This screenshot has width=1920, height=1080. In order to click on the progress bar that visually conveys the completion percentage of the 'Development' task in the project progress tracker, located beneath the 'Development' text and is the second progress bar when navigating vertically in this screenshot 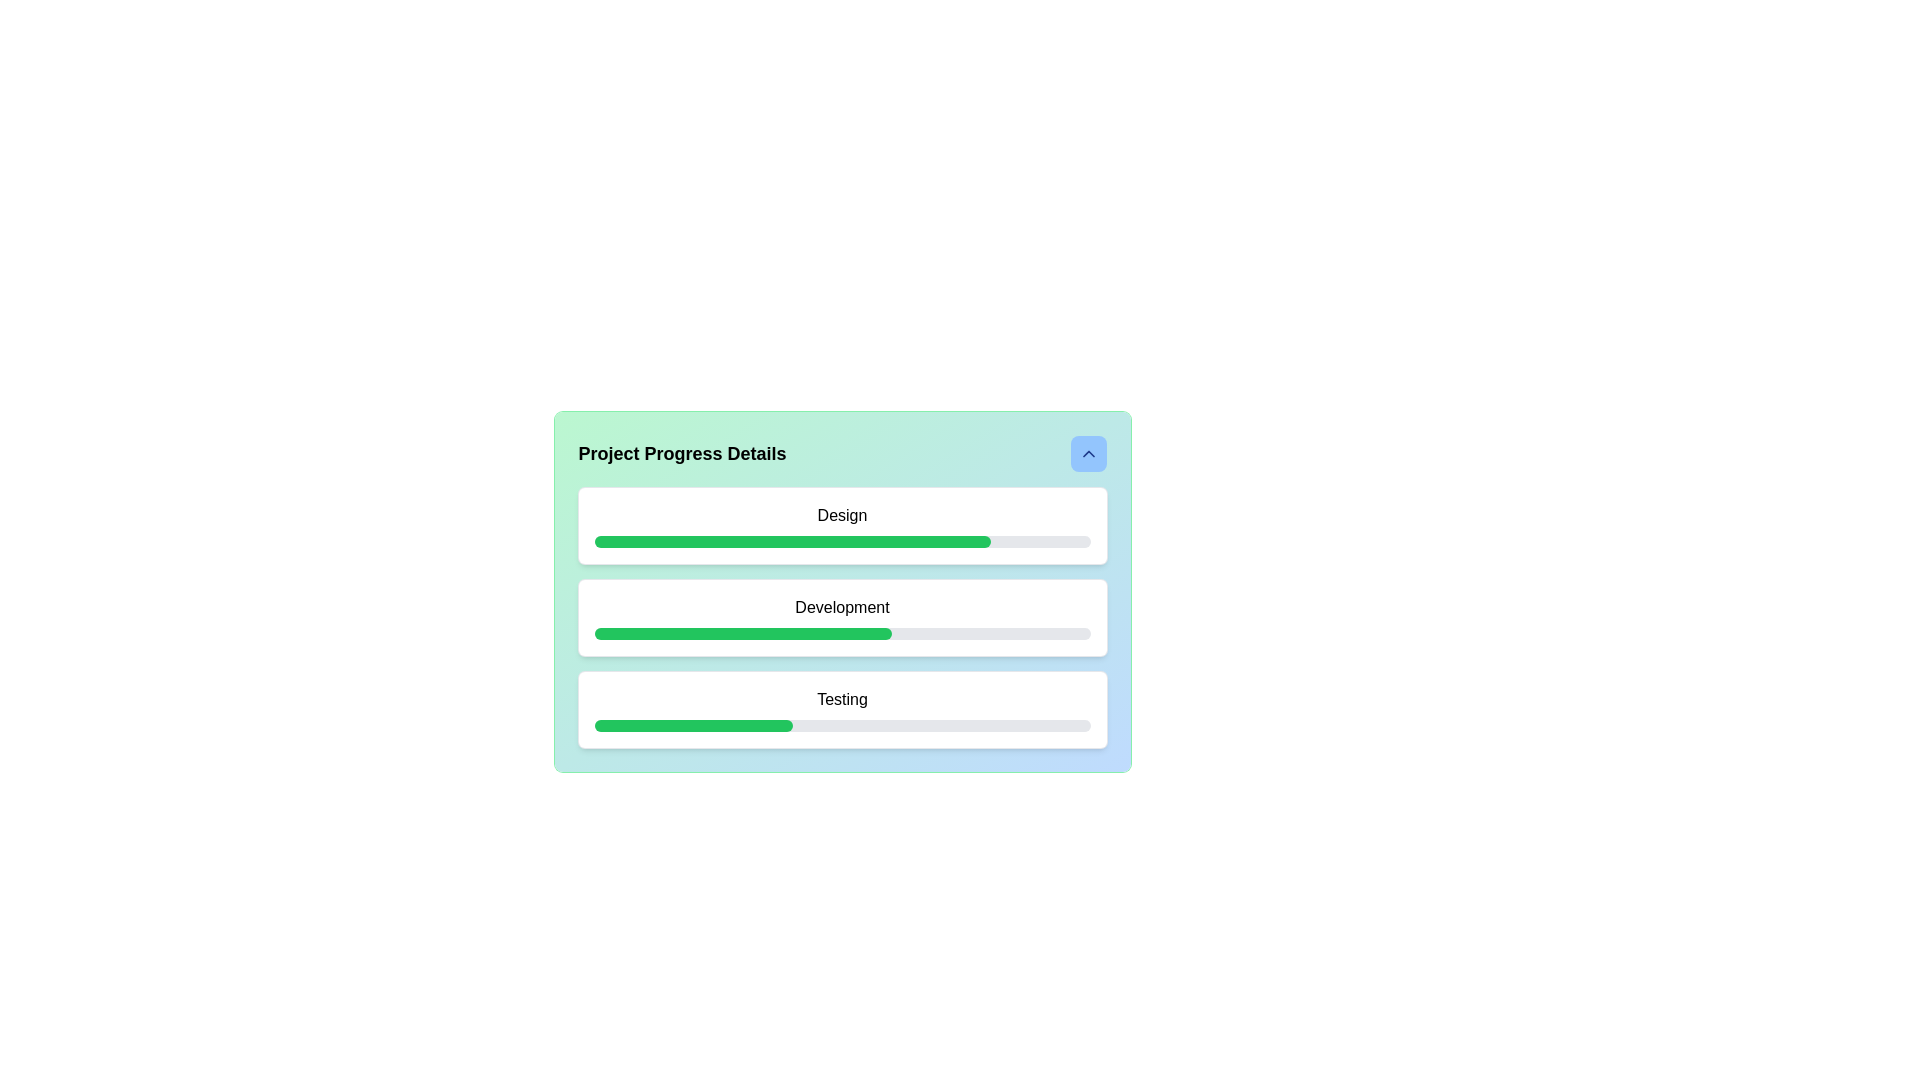, I will do `click(842, 633)`.